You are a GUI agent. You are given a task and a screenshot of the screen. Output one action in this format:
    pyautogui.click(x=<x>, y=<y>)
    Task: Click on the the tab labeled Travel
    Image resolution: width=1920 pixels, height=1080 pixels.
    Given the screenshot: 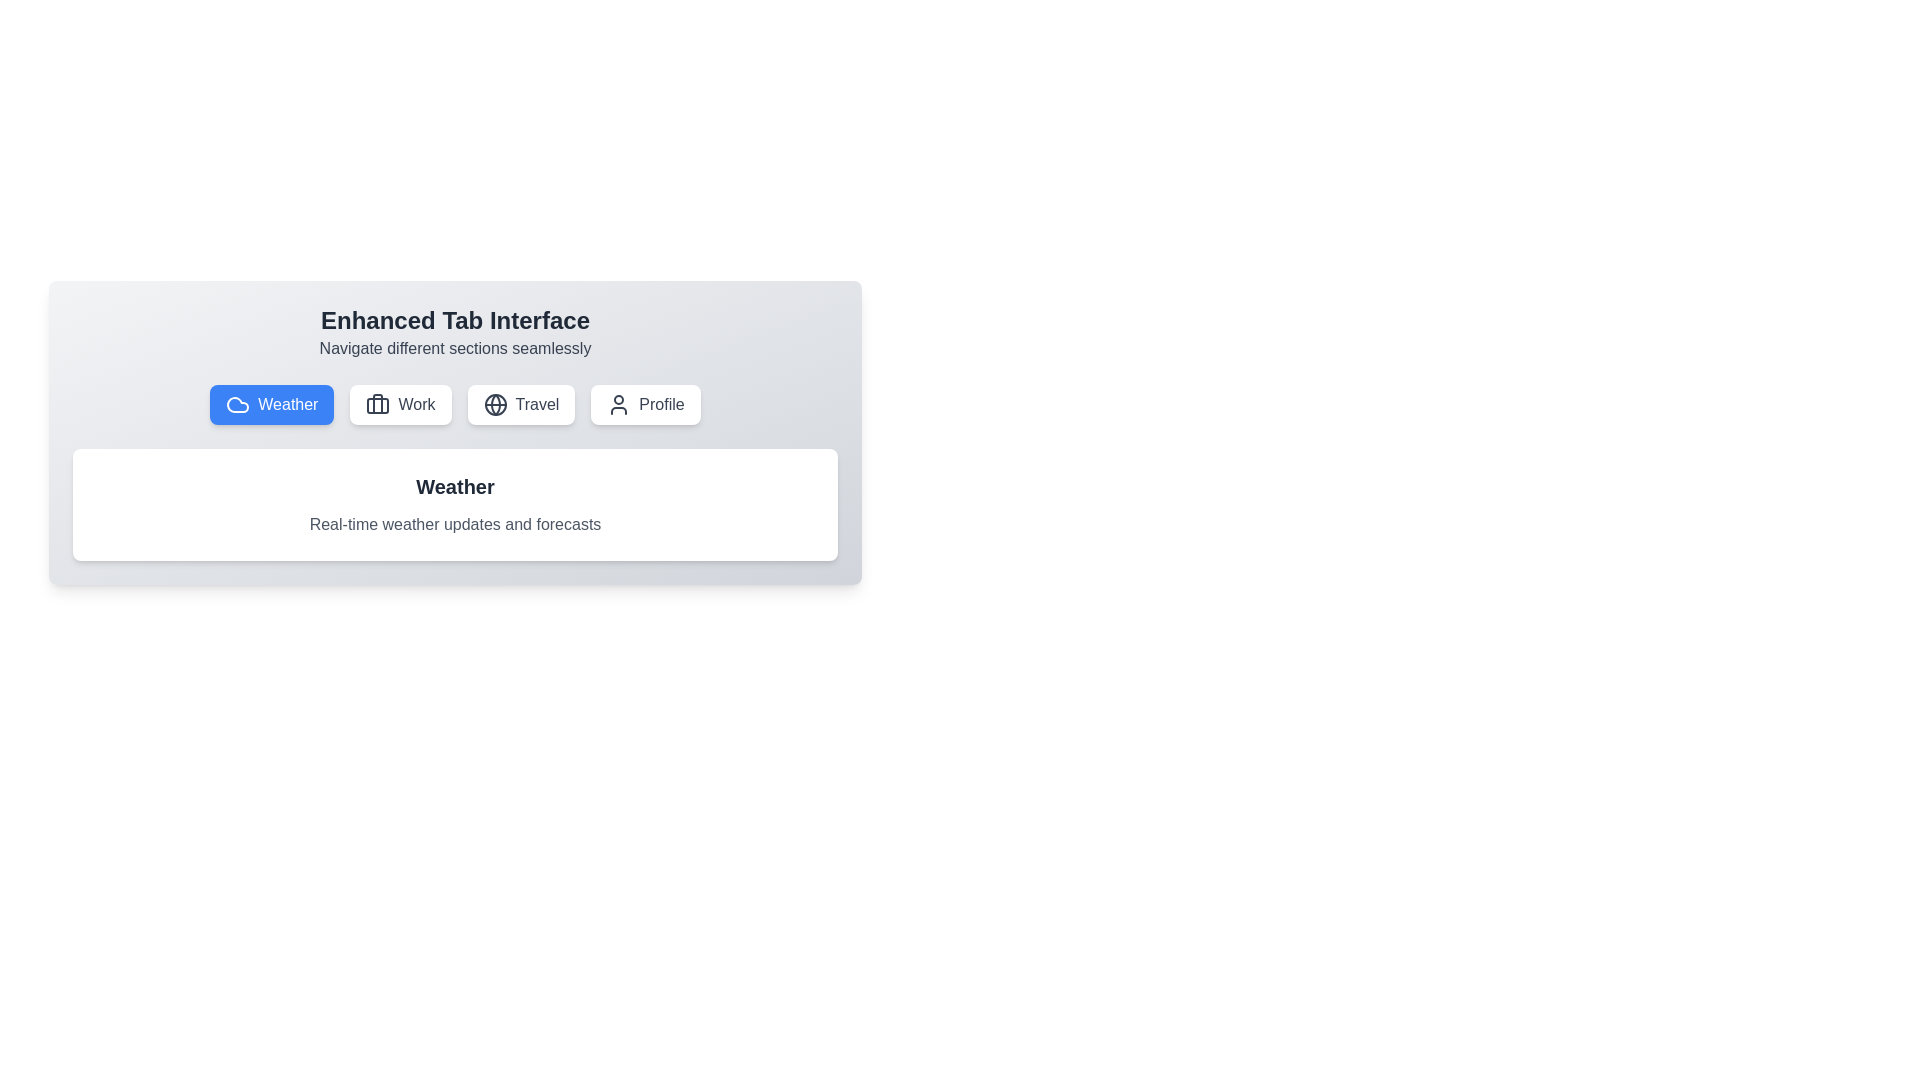 What is the action you would take?
    pyautogui.click(x=521, y=405)
    